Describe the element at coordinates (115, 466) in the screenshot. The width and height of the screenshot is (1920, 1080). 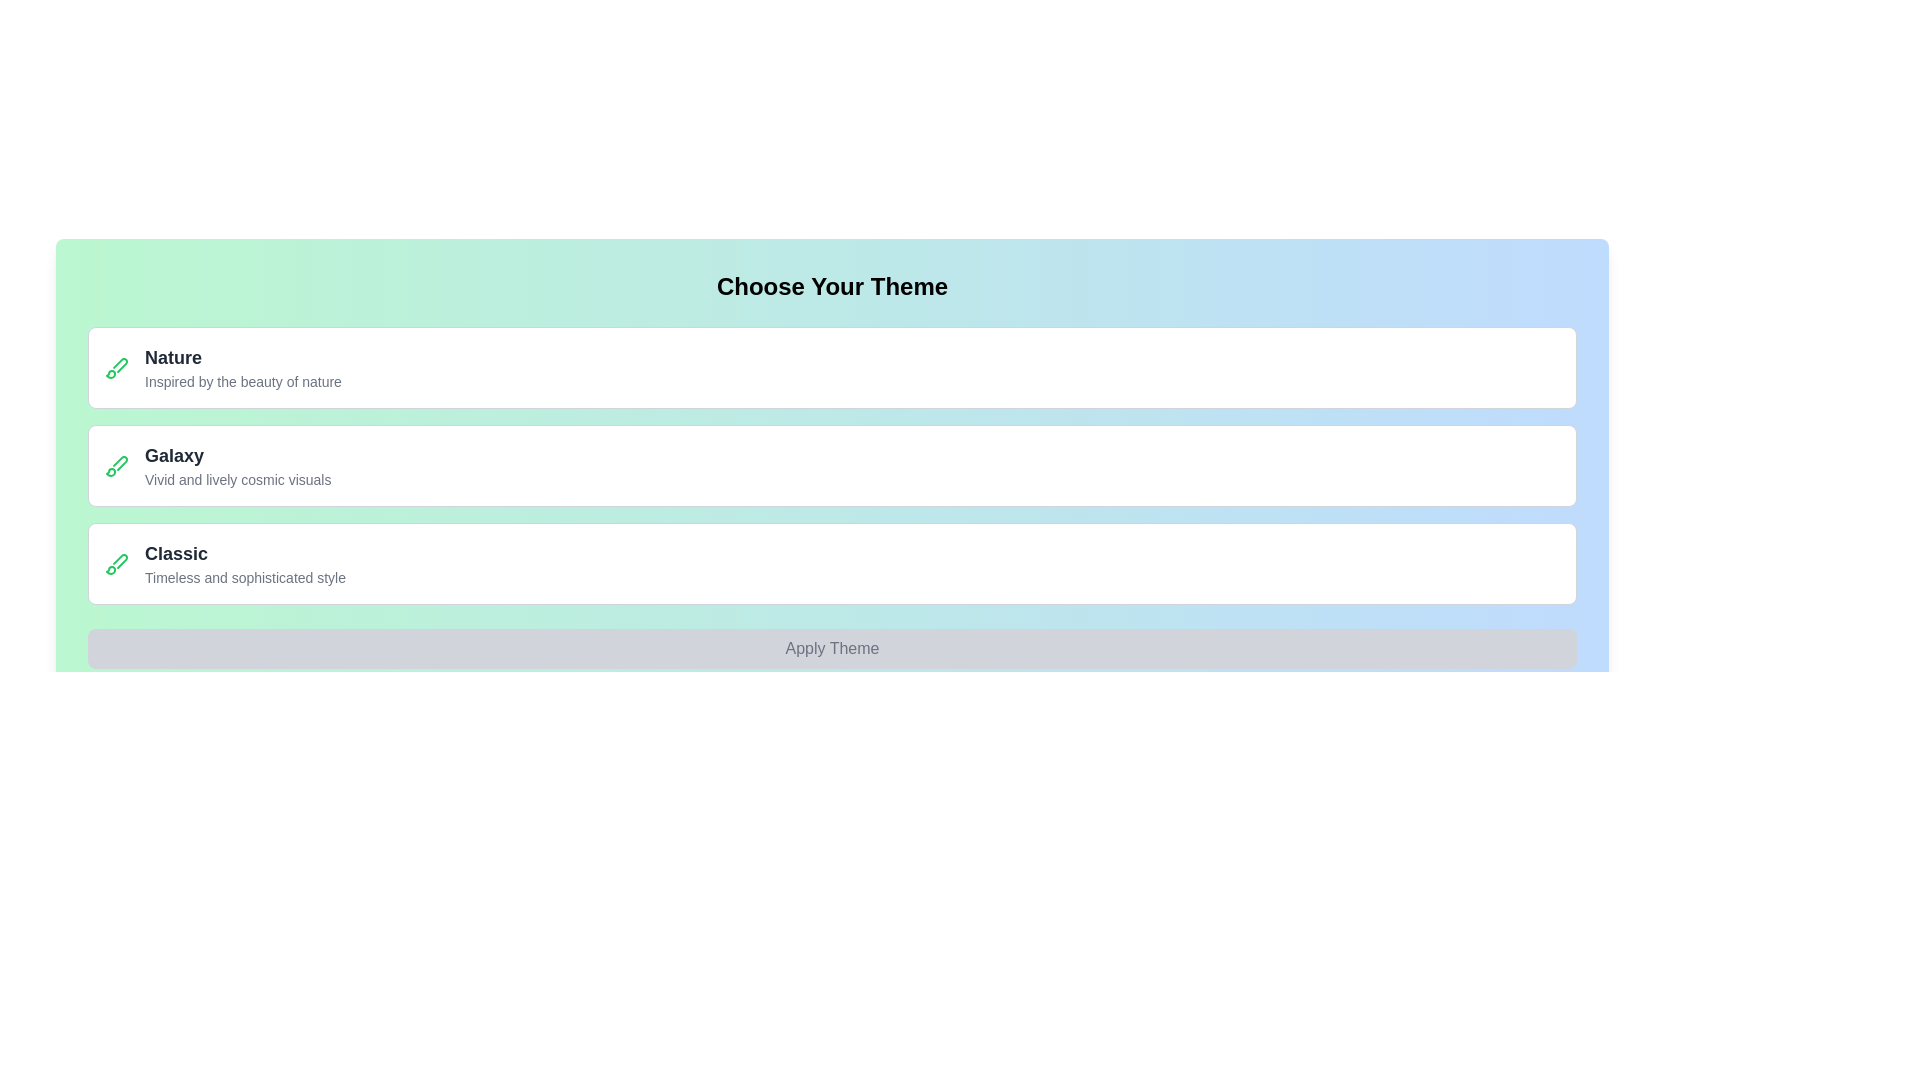
I see `the icon located in the leftmost position of the 'Galaxy' card, which symbolizes the theme's characteristics` at that location.